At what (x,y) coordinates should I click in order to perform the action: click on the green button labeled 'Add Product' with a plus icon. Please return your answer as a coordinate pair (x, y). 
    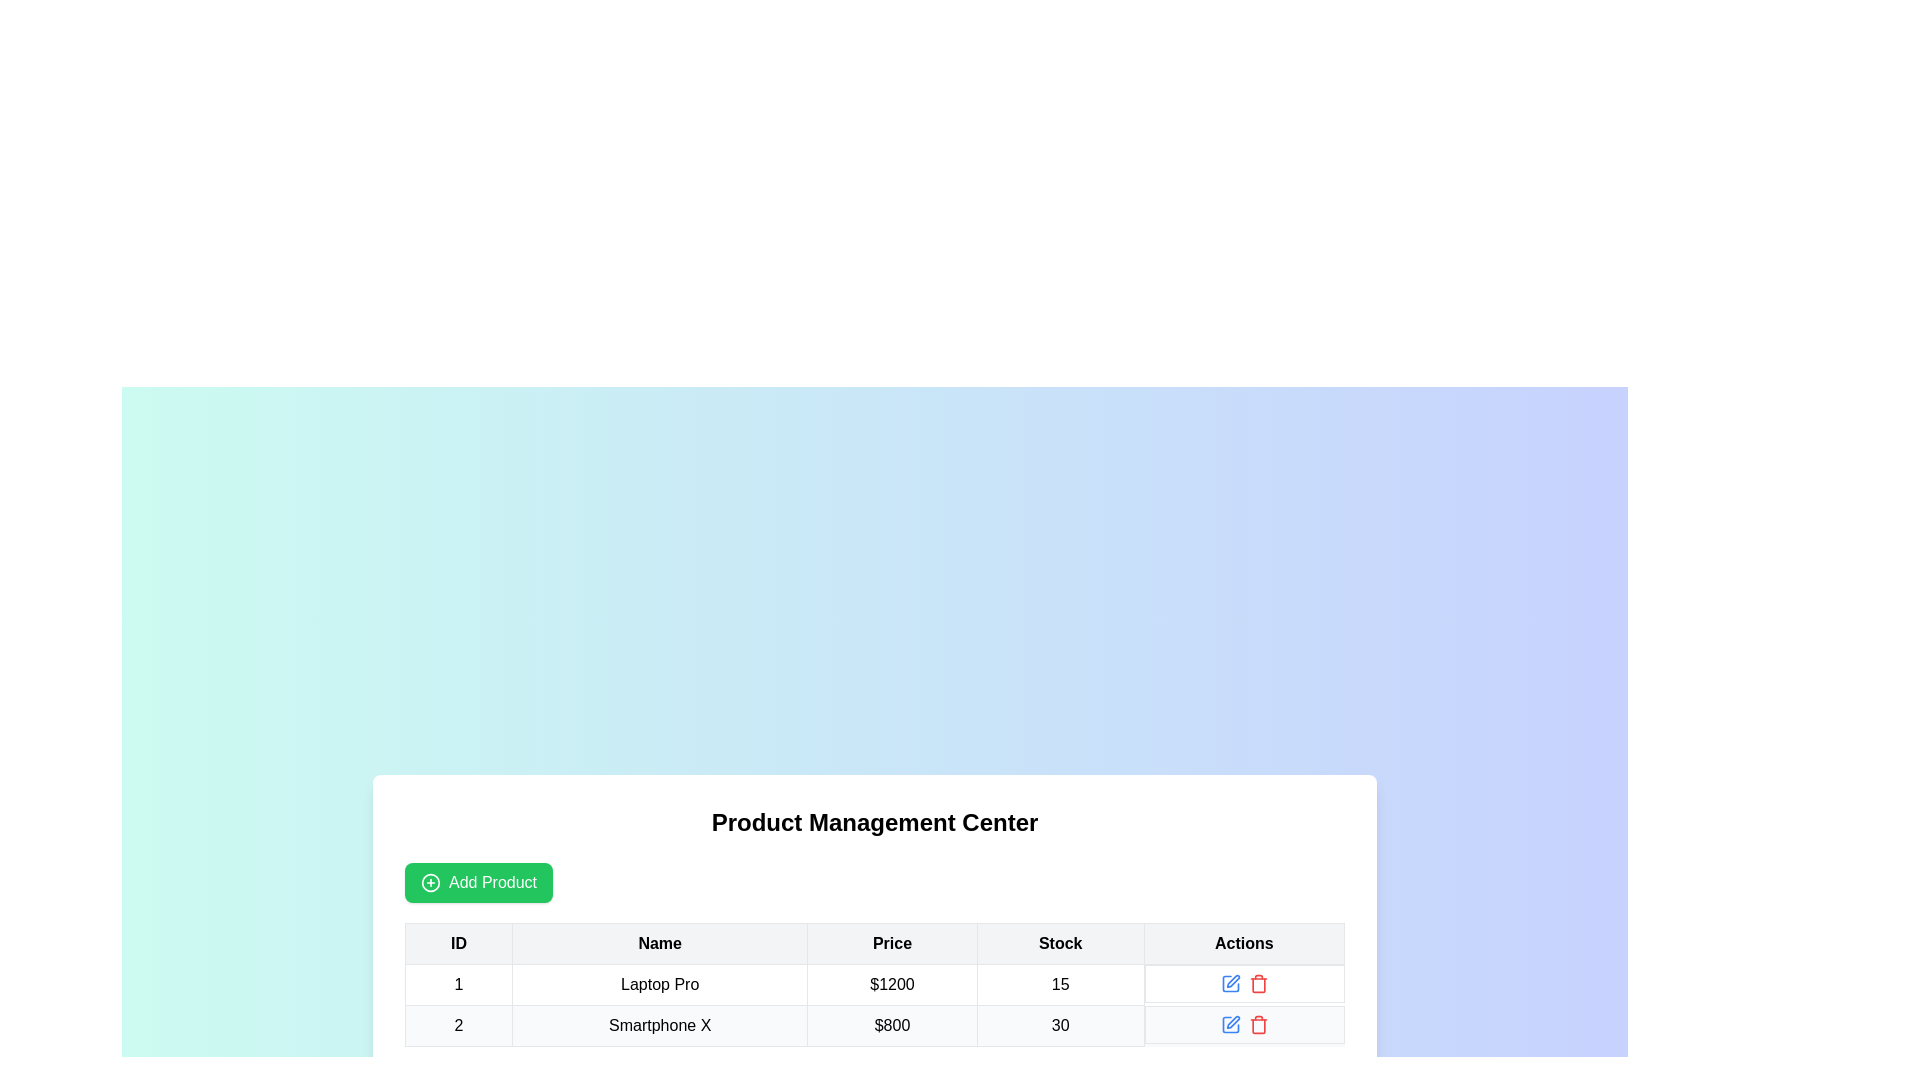
    Looking at the image, I should click on (478, 882).